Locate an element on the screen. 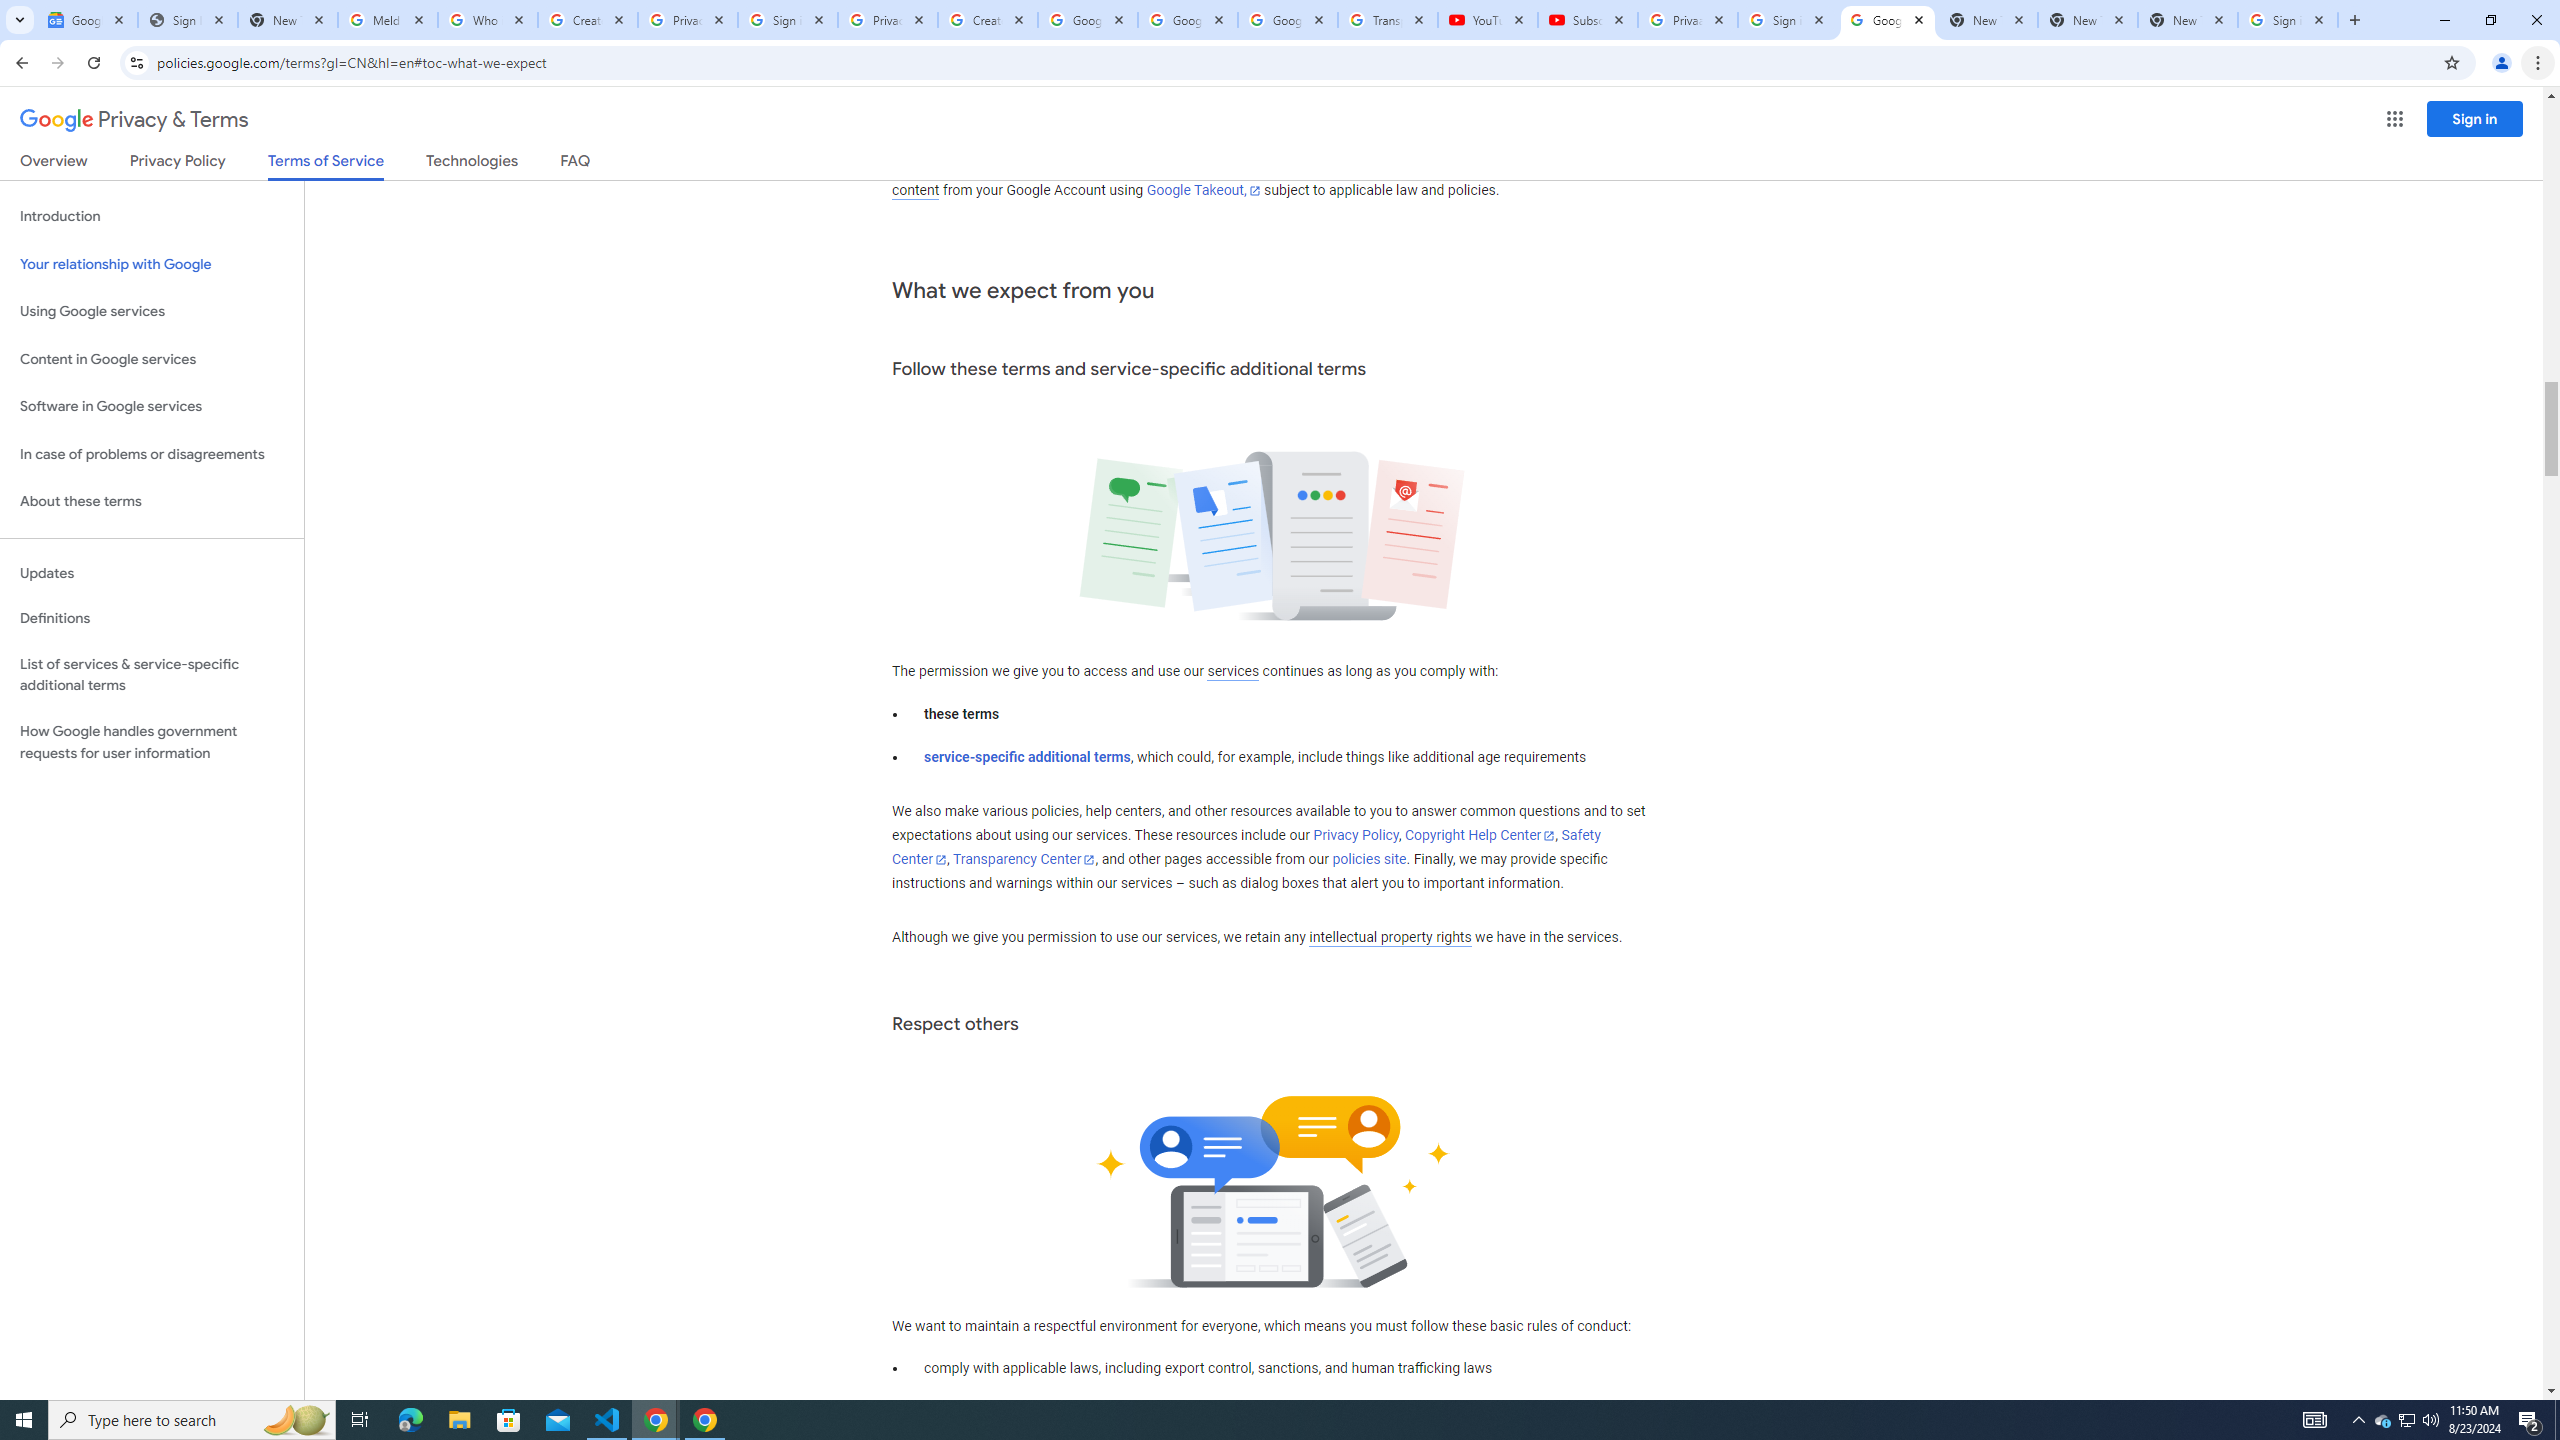  'intellectual property rights' is located at coordinates (1390, 938).